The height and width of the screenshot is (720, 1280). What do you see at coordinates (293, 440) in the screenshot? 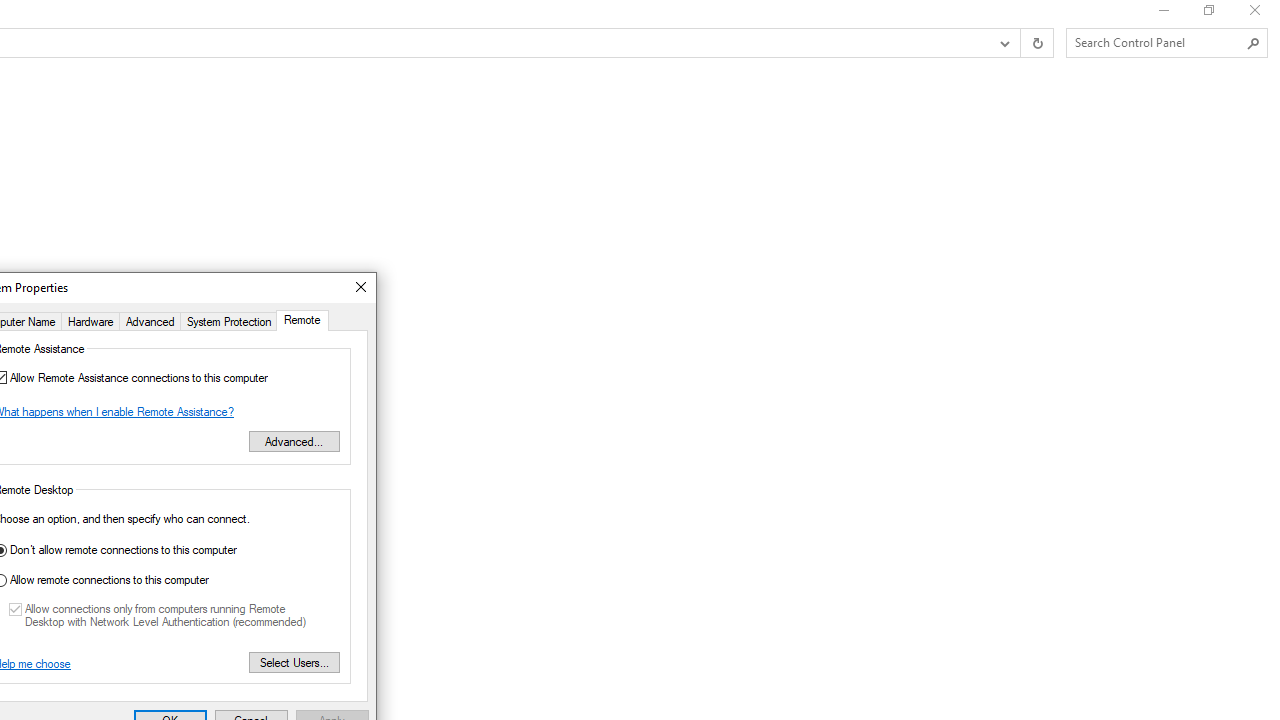
I see `'Advanced...'` at bounding box center [293, 440].